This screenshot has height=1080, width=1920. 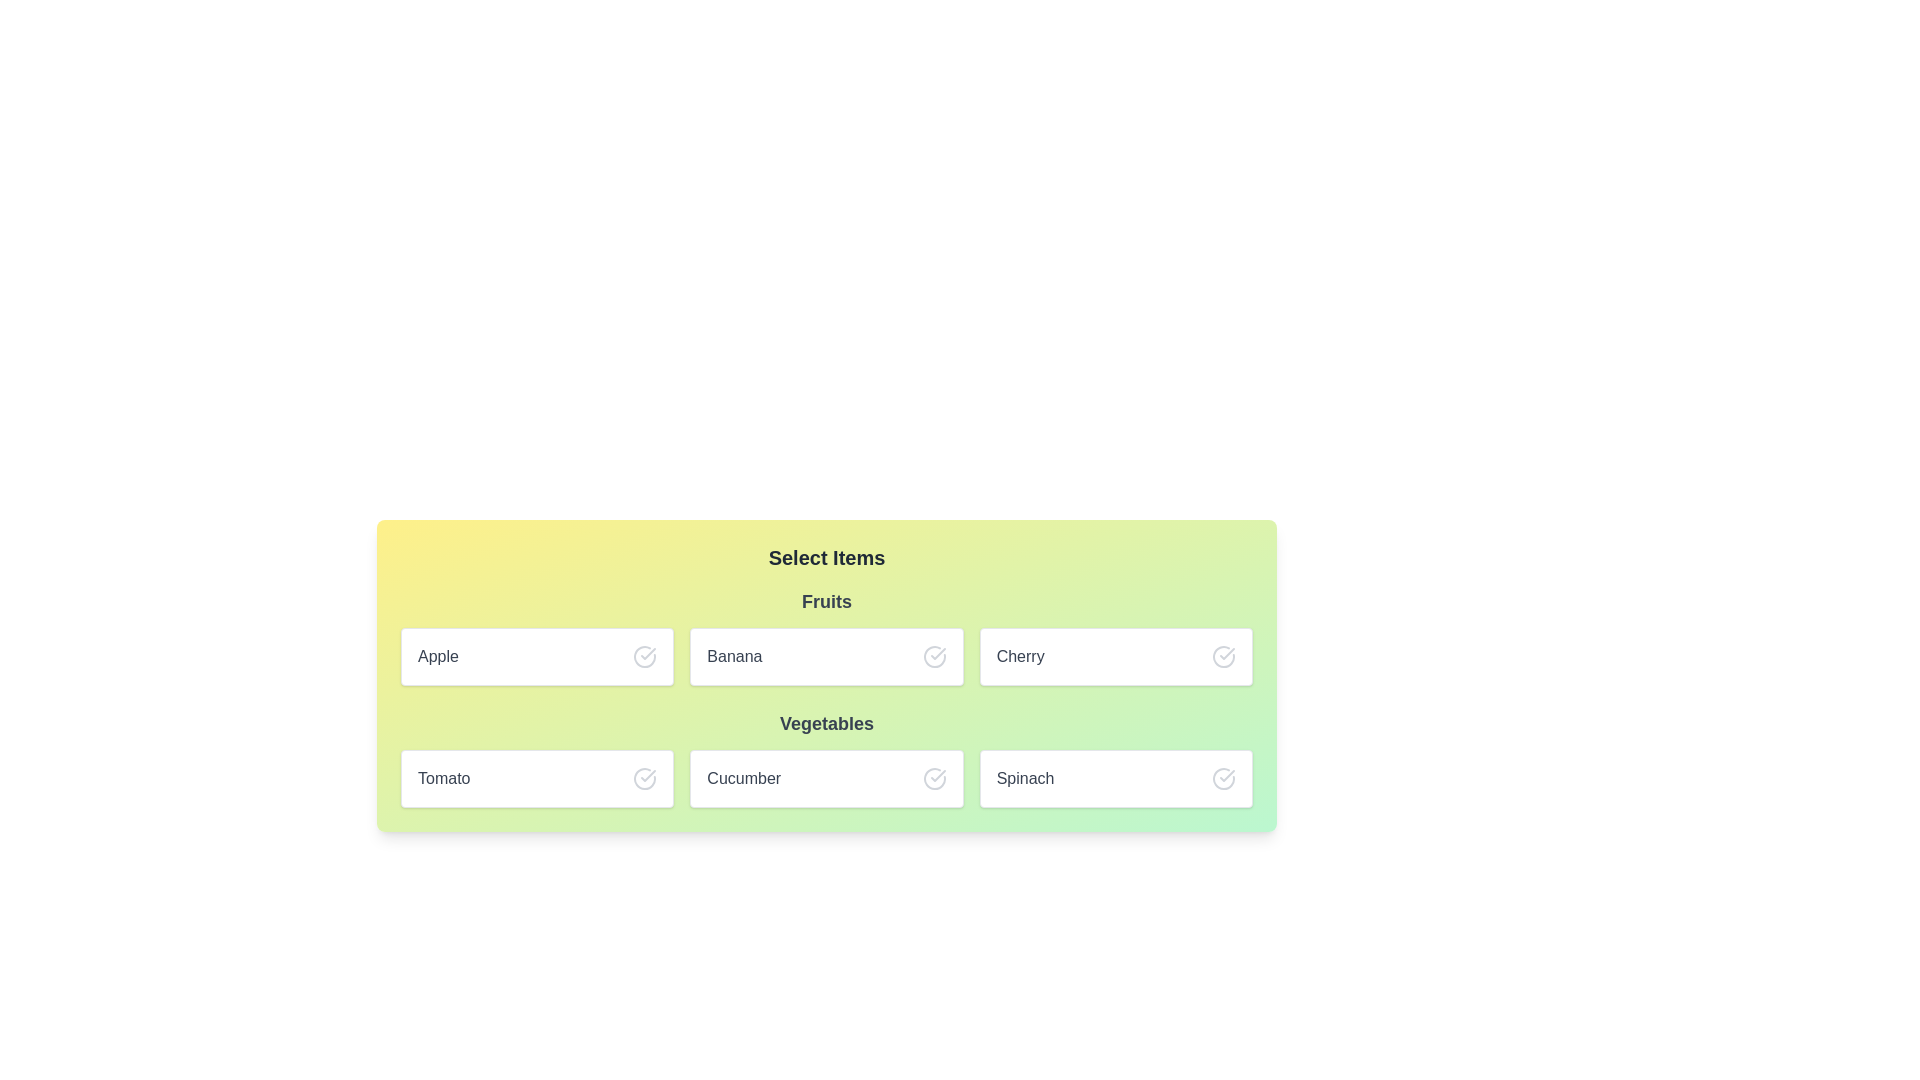 What do you see at coordinates (645, 656) in the screenshot?
I see `the activation icon located in the top-left box under the 'Fruits' section of the 'Select Items' list interface, which indicates or confirms the selection status for the 'Apple' option` at bounding box center [645, 656].